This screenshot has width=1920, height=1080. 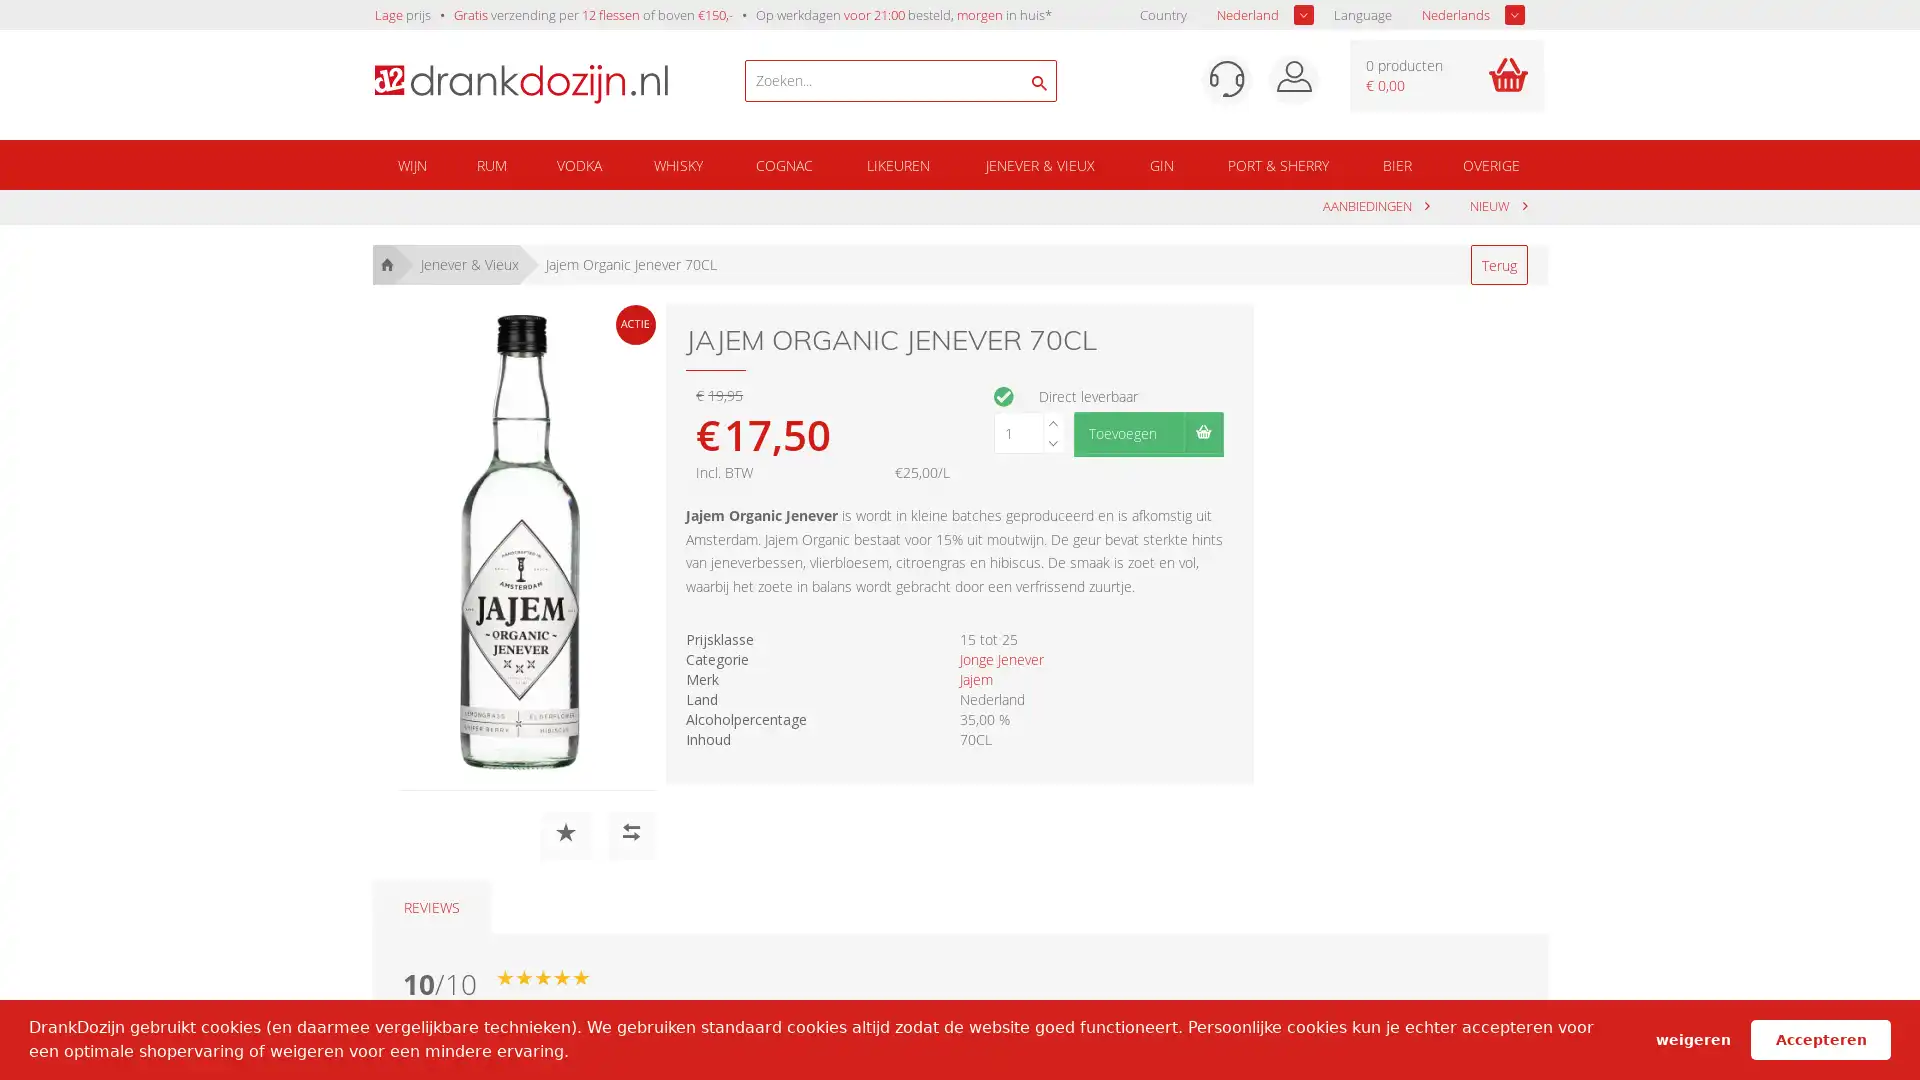 What do you see at coordinates (1691, 1038) in the screenshot?
I see `deny cookies` at bounding box center [1691, 1038].